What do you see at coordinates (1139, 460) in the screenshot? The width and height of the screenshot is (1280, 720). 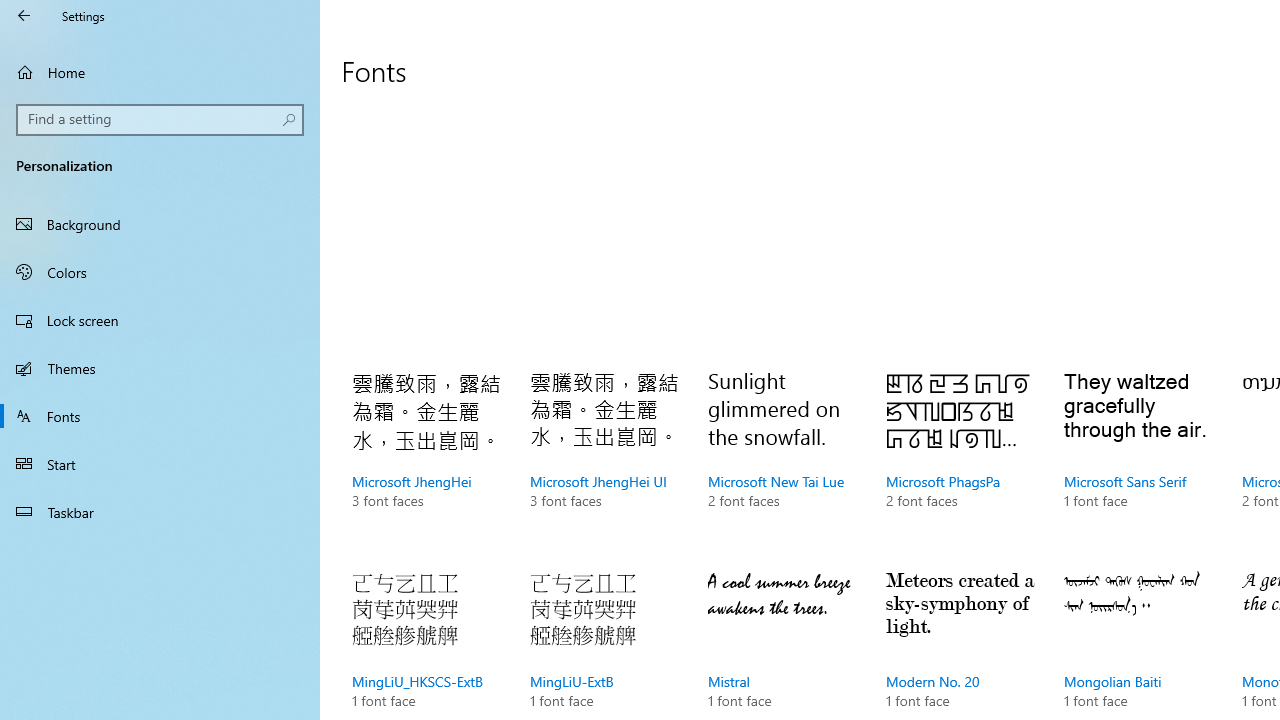 I see `'Microsoft Sans Serif, 1 font face'` at bounding box center [1139, 460].